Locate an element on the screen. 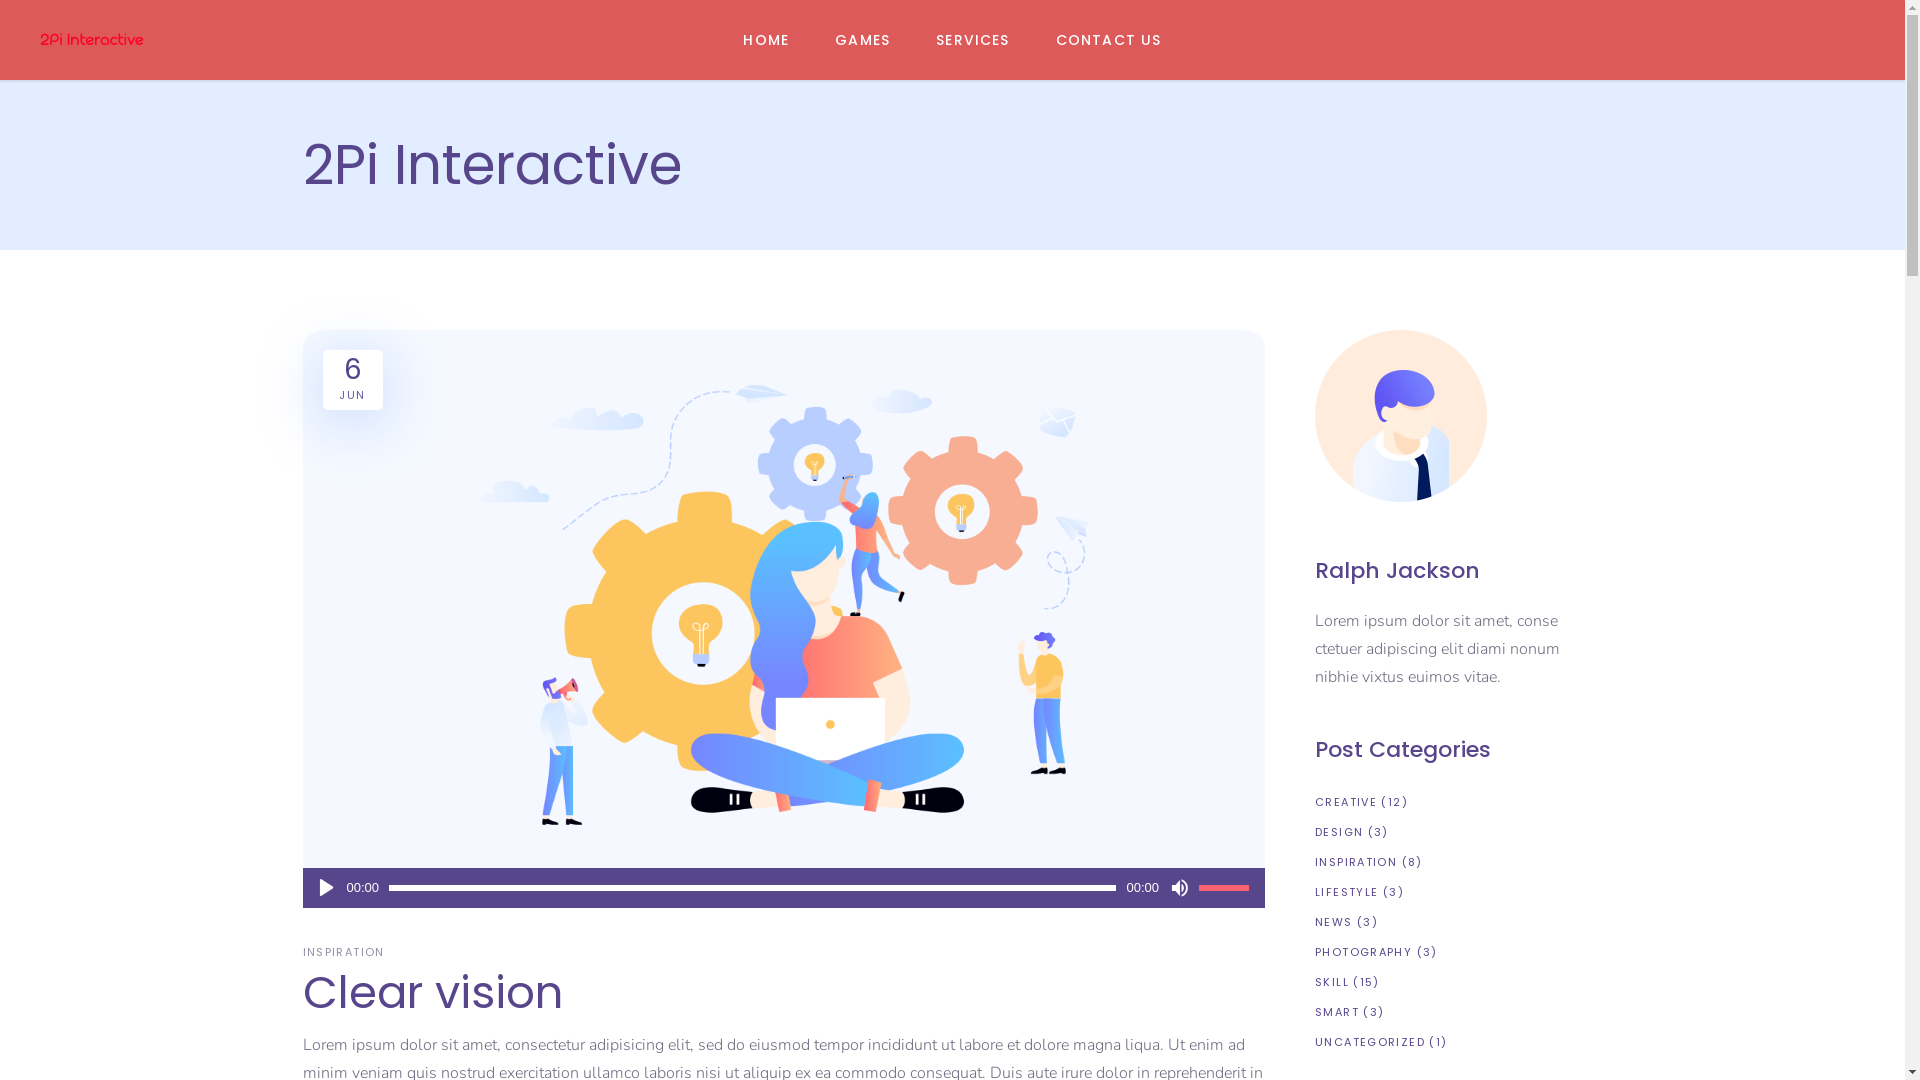  'Play' is located at coordinates (326, 886).